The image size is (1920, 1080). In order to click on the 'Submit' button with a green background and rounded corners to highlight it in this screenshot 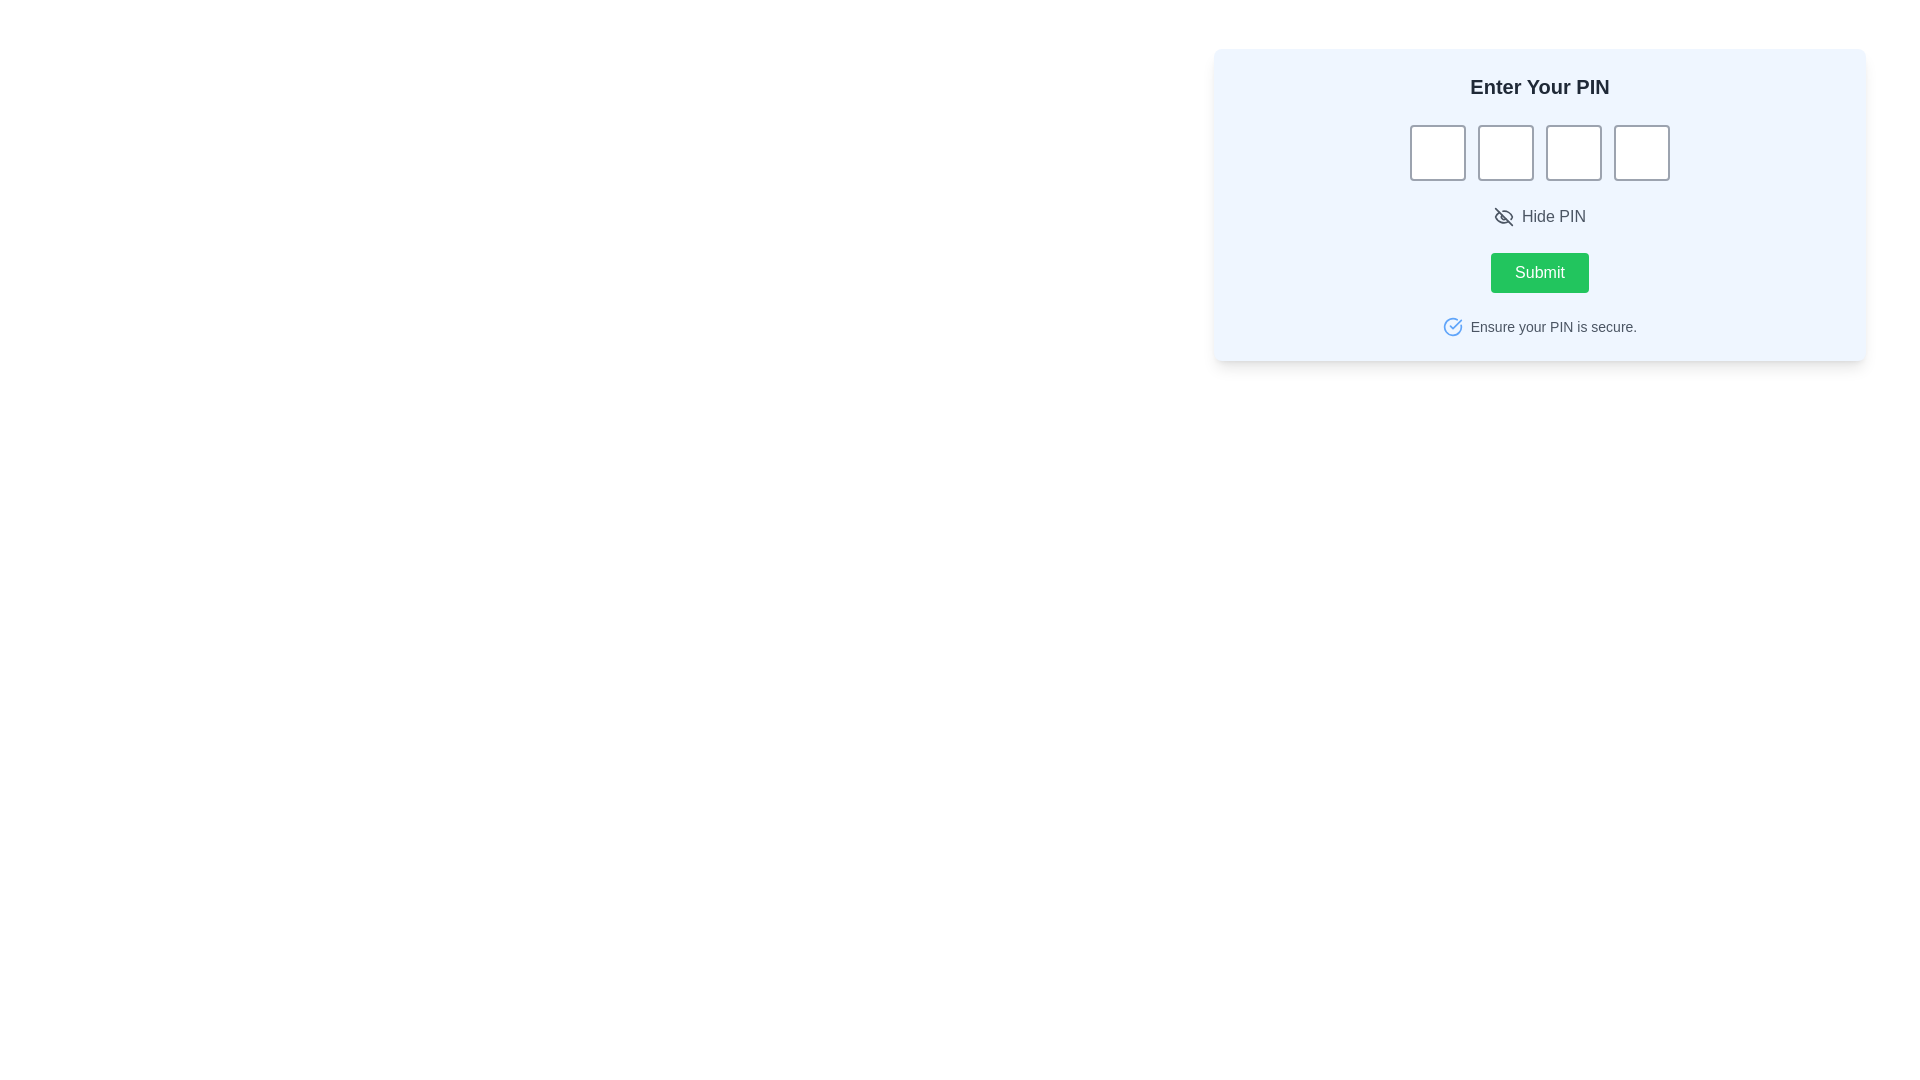, I will do `click(1539, 273)`.